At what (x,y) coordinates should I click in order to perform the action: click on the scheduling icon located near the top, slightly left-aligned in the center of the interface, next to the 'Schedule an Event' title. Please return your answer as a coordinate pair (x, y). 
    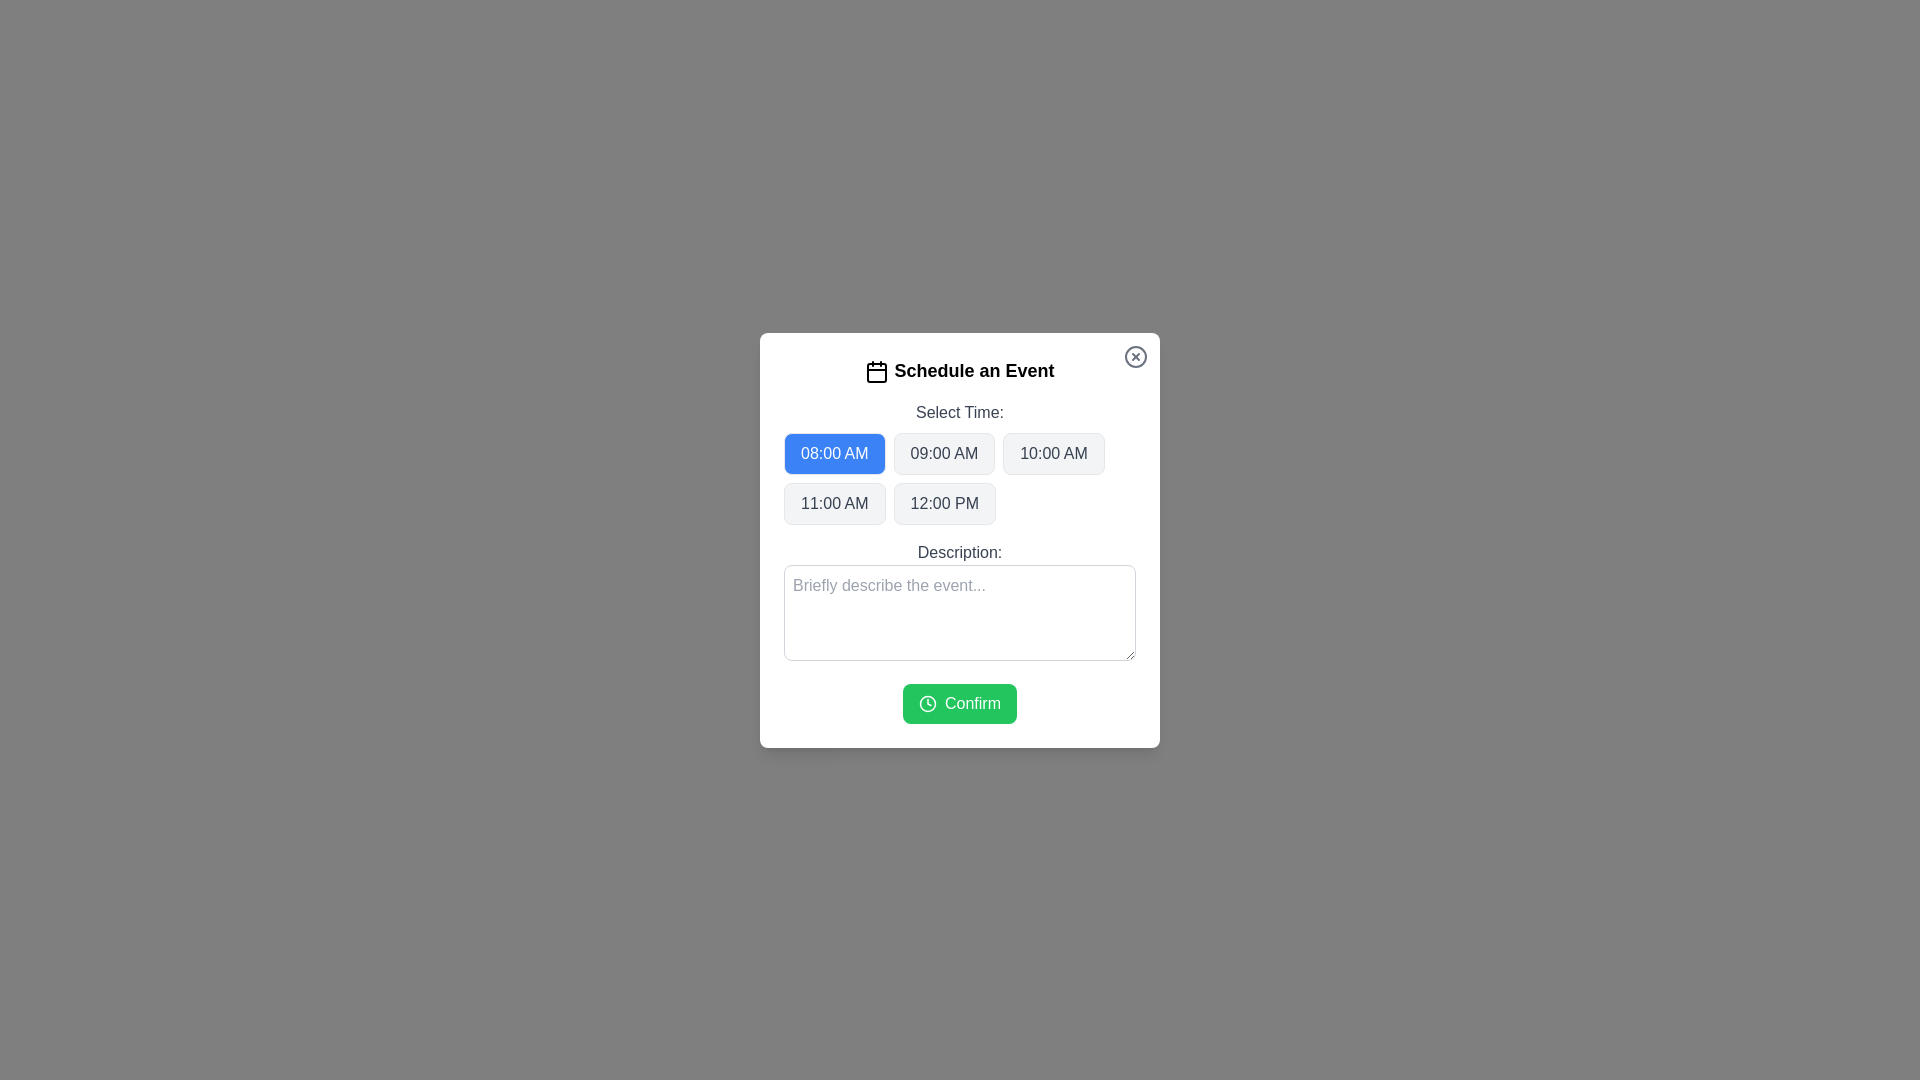
    Looking at the image, I should click on (877, 372).